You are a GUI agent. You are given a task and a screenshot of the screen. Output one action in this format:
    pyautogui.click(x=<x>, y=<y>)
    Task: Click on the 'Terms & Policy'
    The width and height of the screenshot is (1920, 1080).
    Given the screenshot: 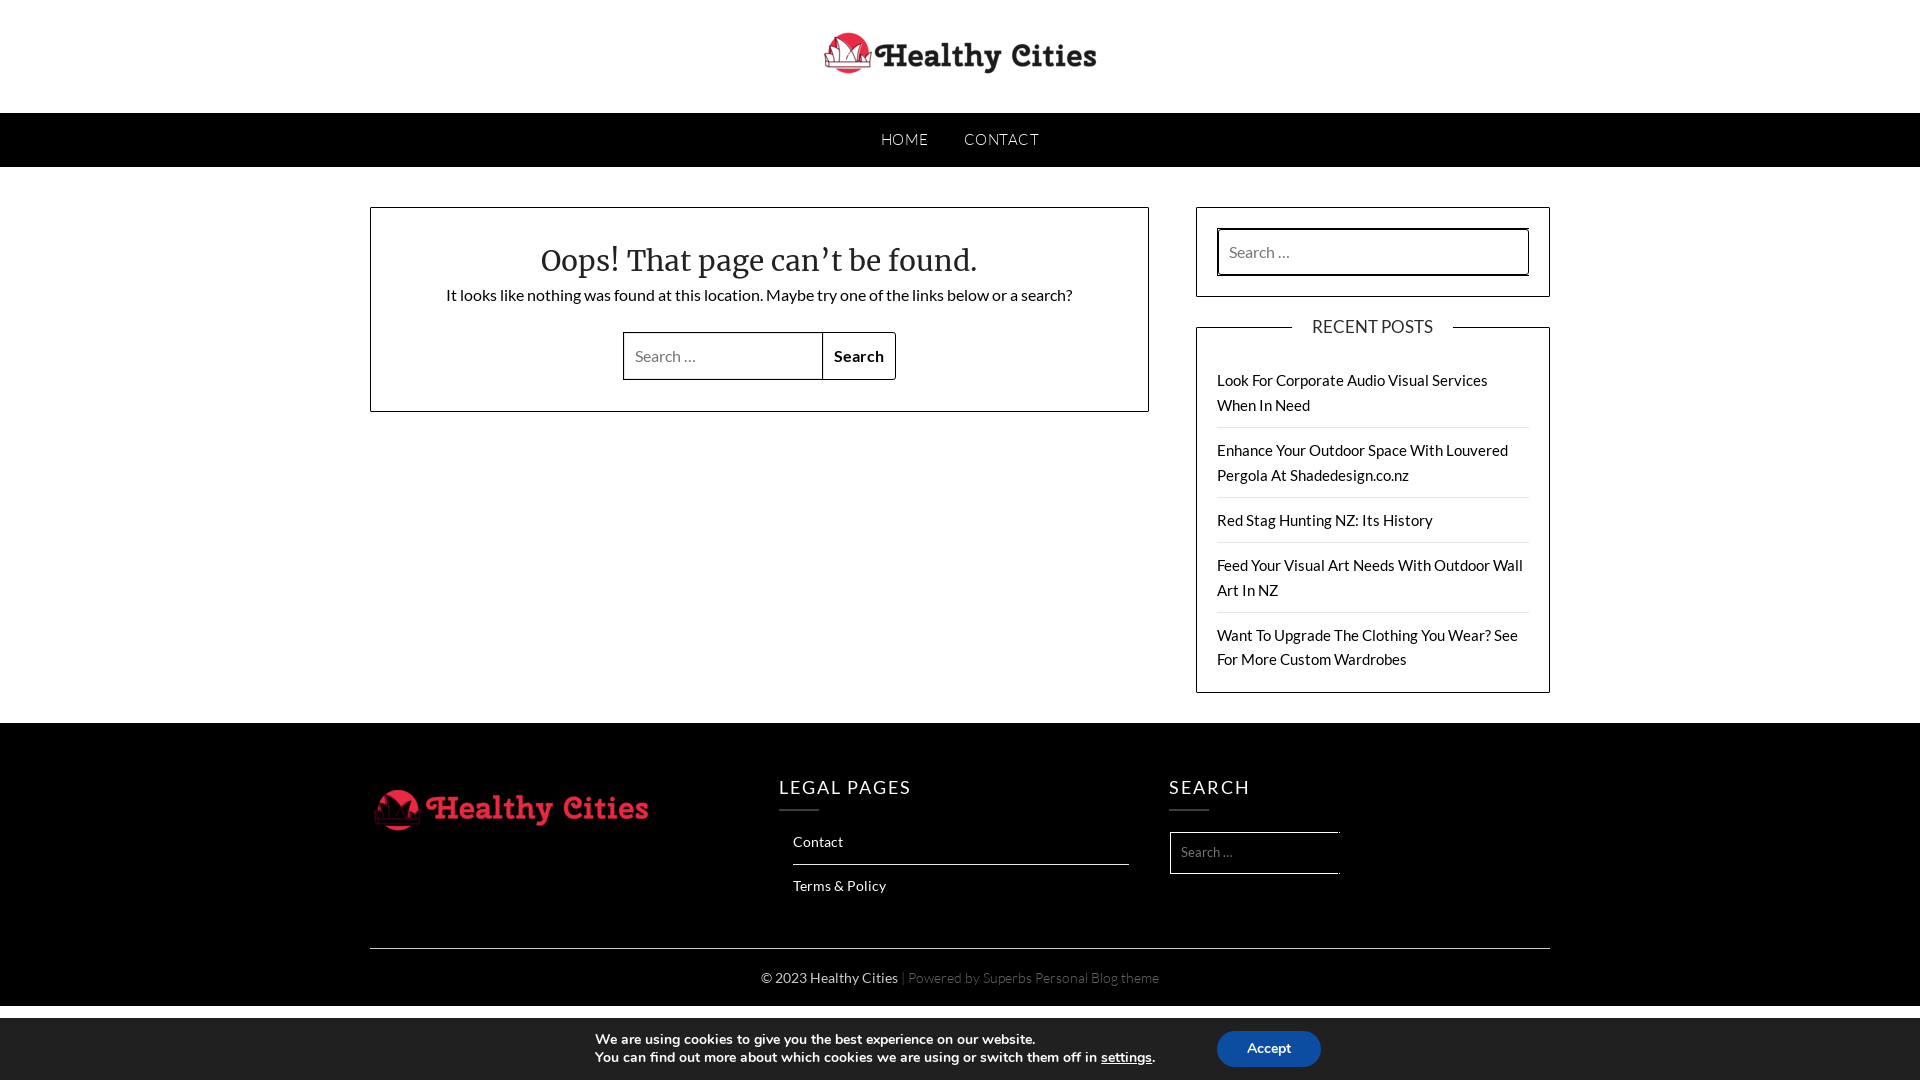 What is the action you would take?
    pyautogui.click(x=839, y=884)
    